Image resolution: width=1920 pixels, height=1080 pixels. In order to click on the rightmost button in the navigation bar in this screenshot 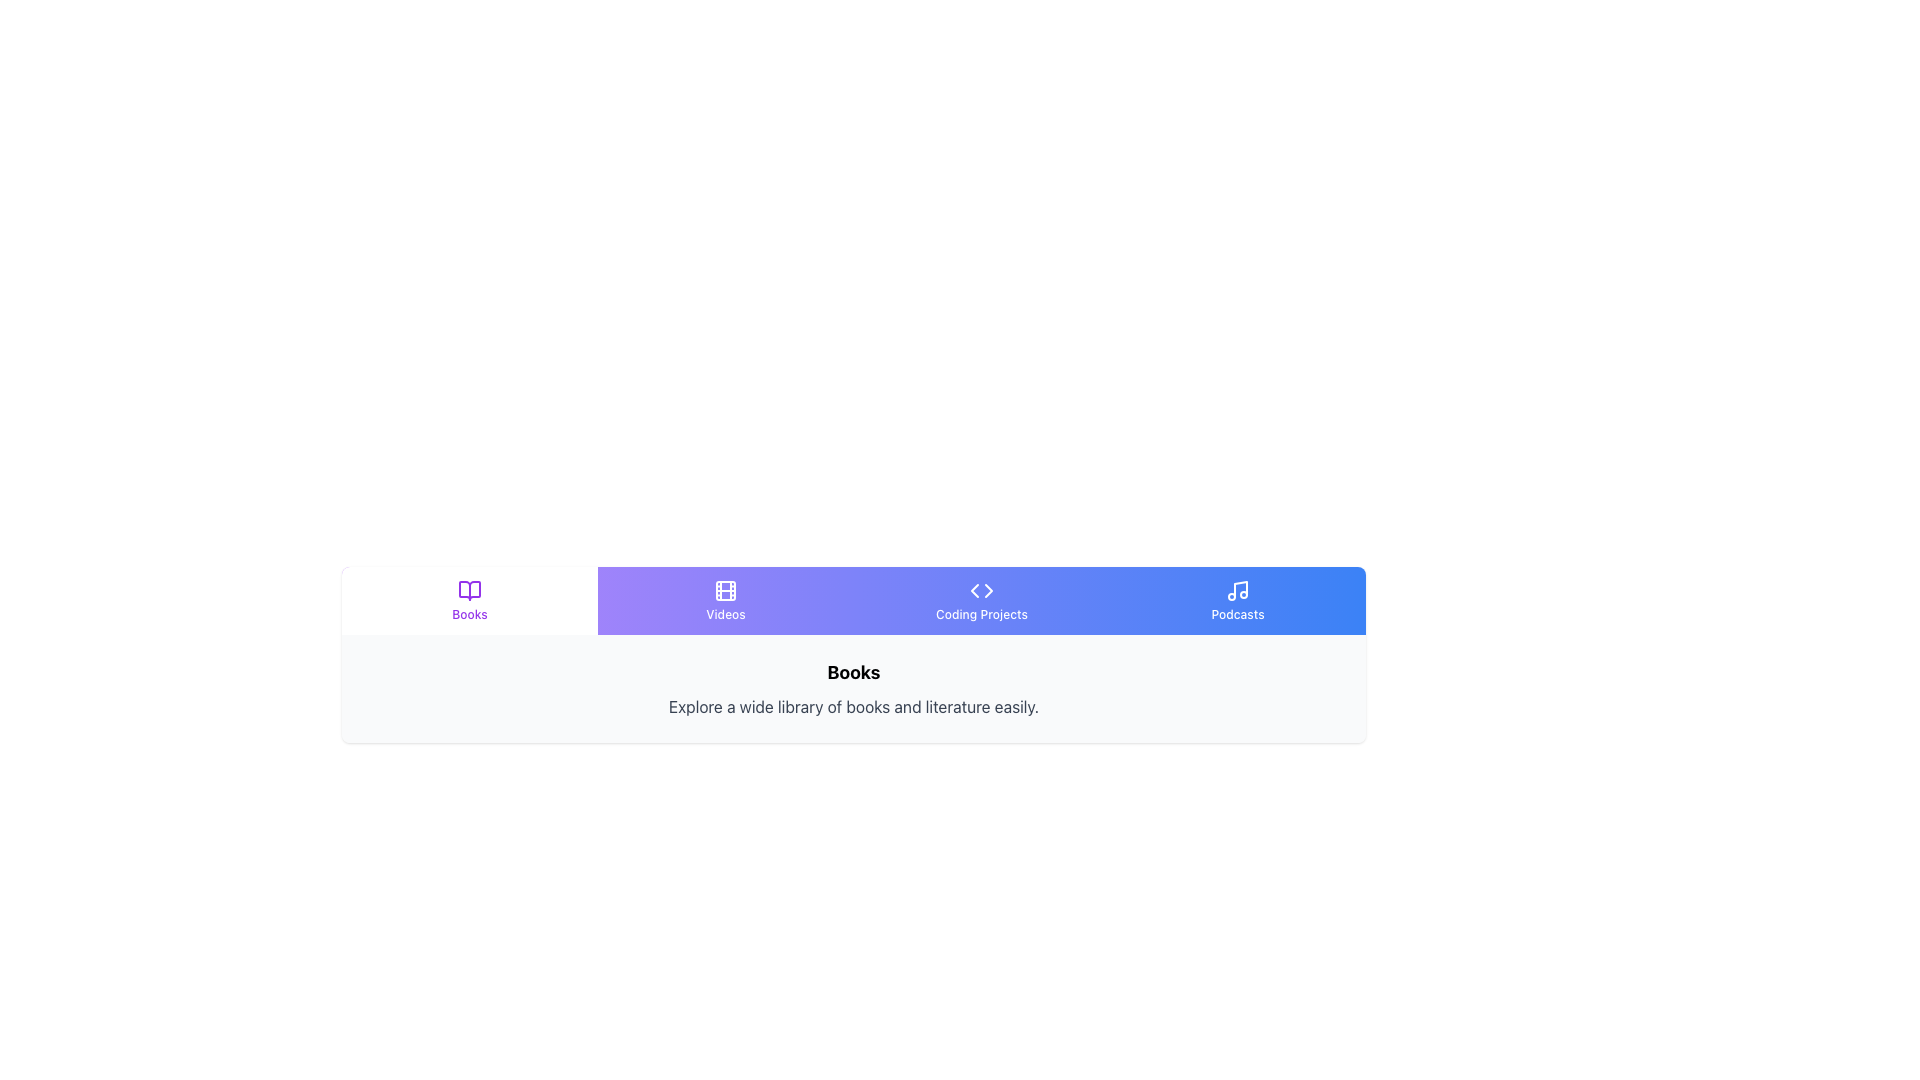, I will do `click(1237, 600)`.